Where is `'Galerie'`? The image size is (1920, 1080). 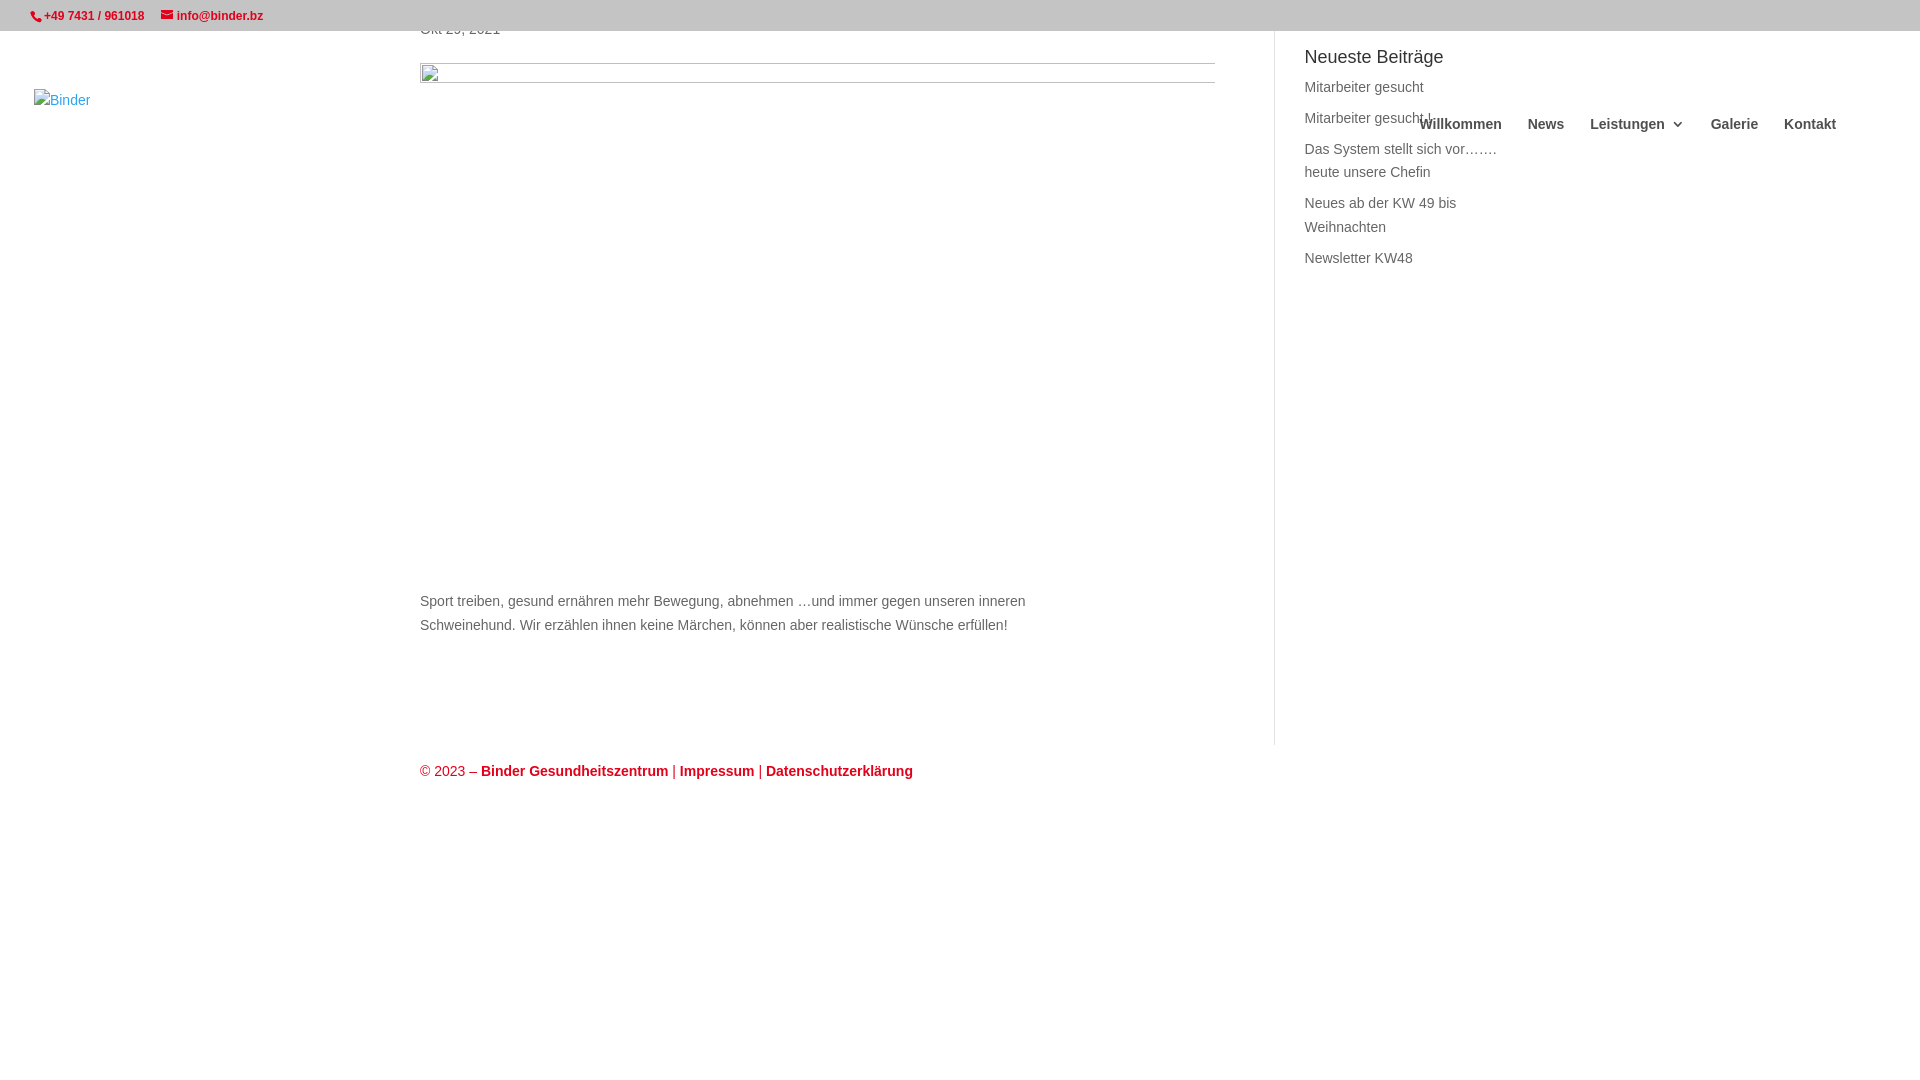 'Galerie' is located at coordinates (1733, 139).